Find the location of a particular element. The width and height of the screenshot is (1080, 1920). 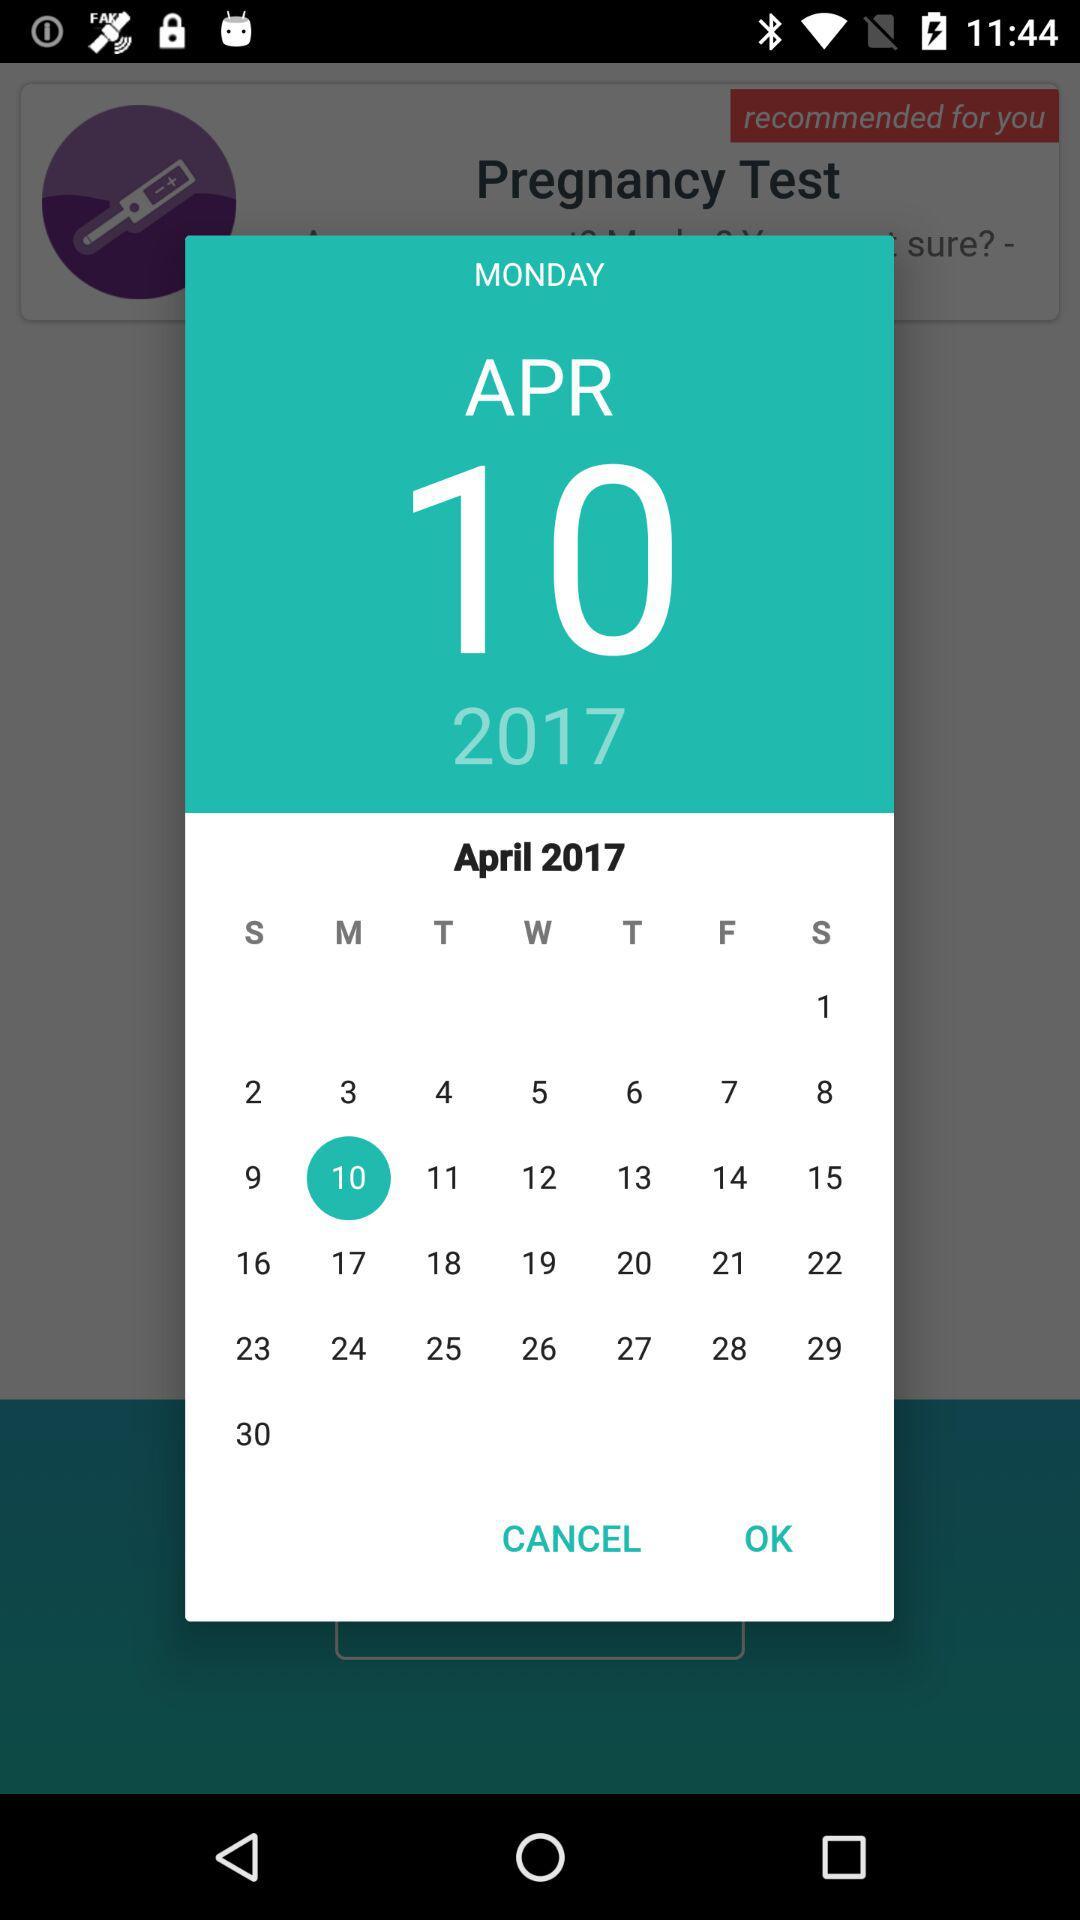

icon above the cancel item is located at coordinates (538, 1143).